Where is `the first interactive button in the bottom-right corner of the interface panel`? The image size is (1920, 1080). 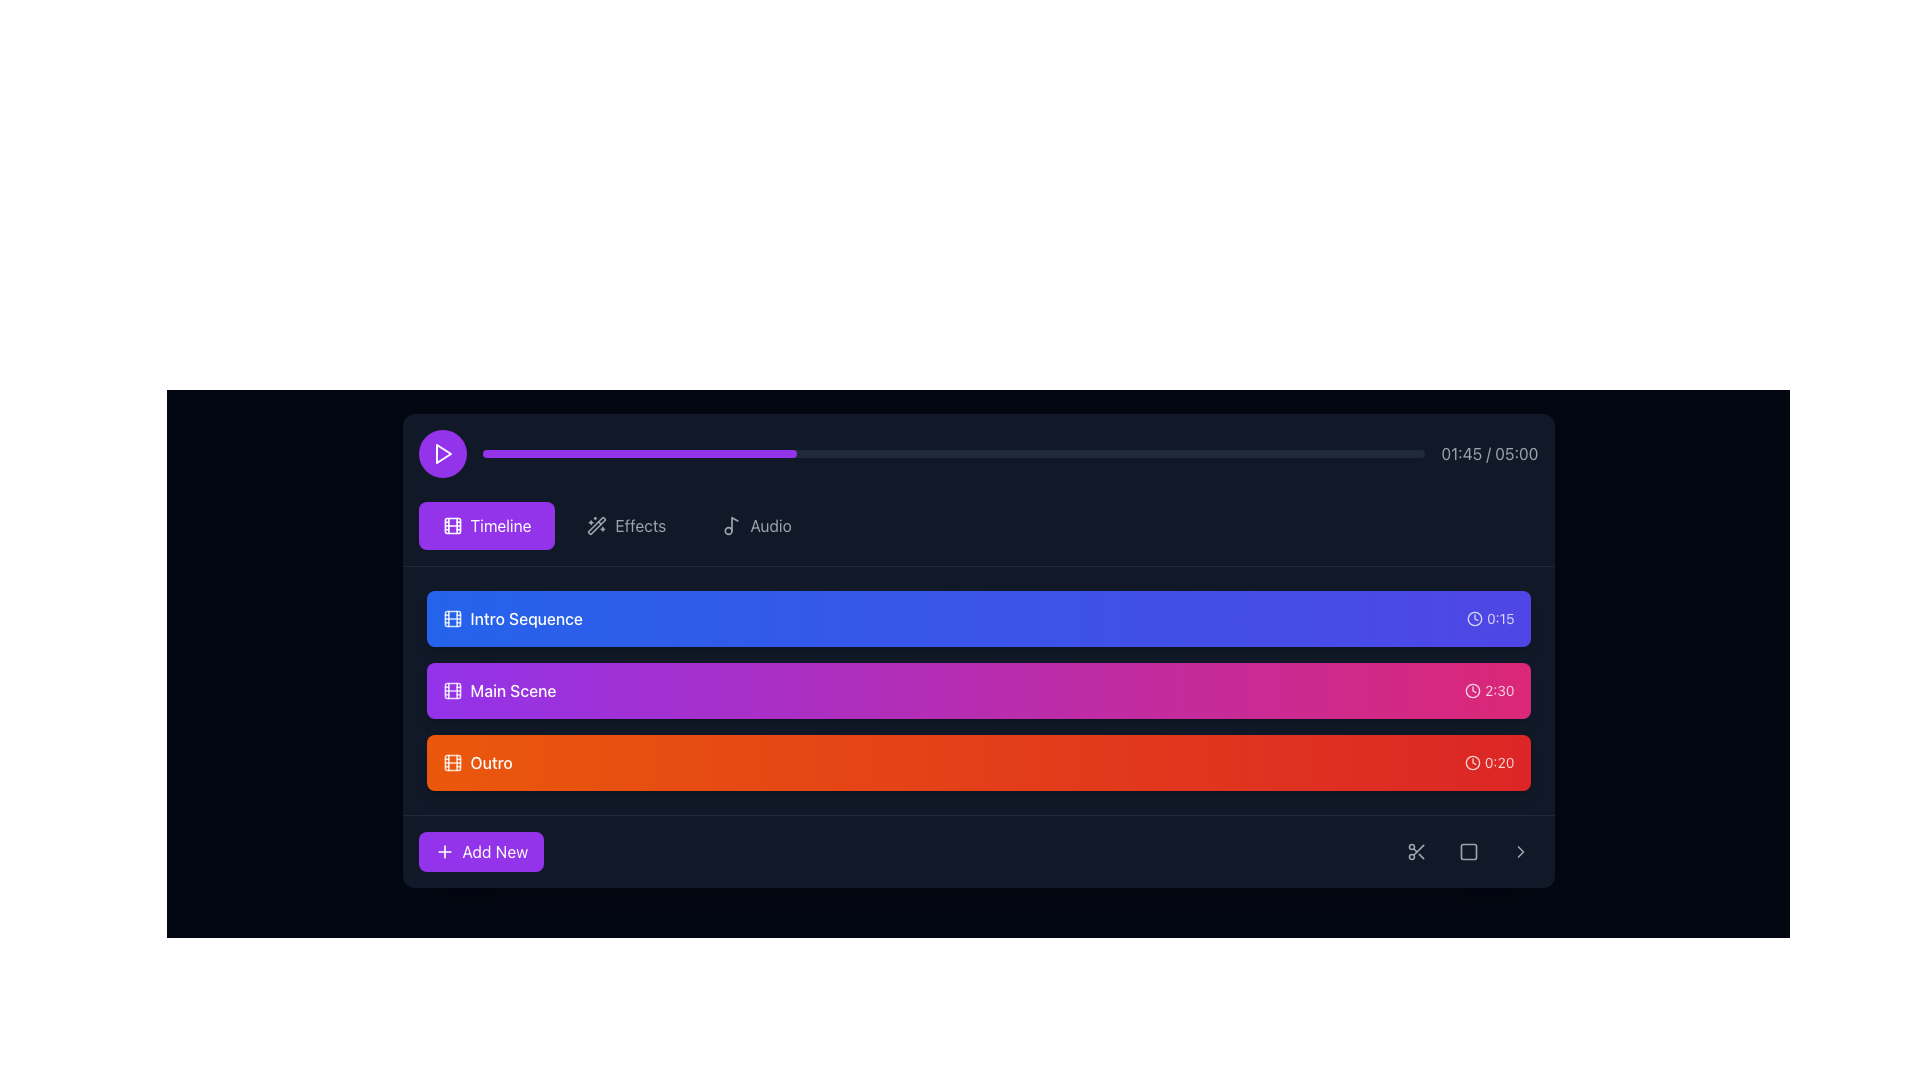 the first interactive button in the bottom-right corner of the interface panel is located at coordinates (1415, 852).